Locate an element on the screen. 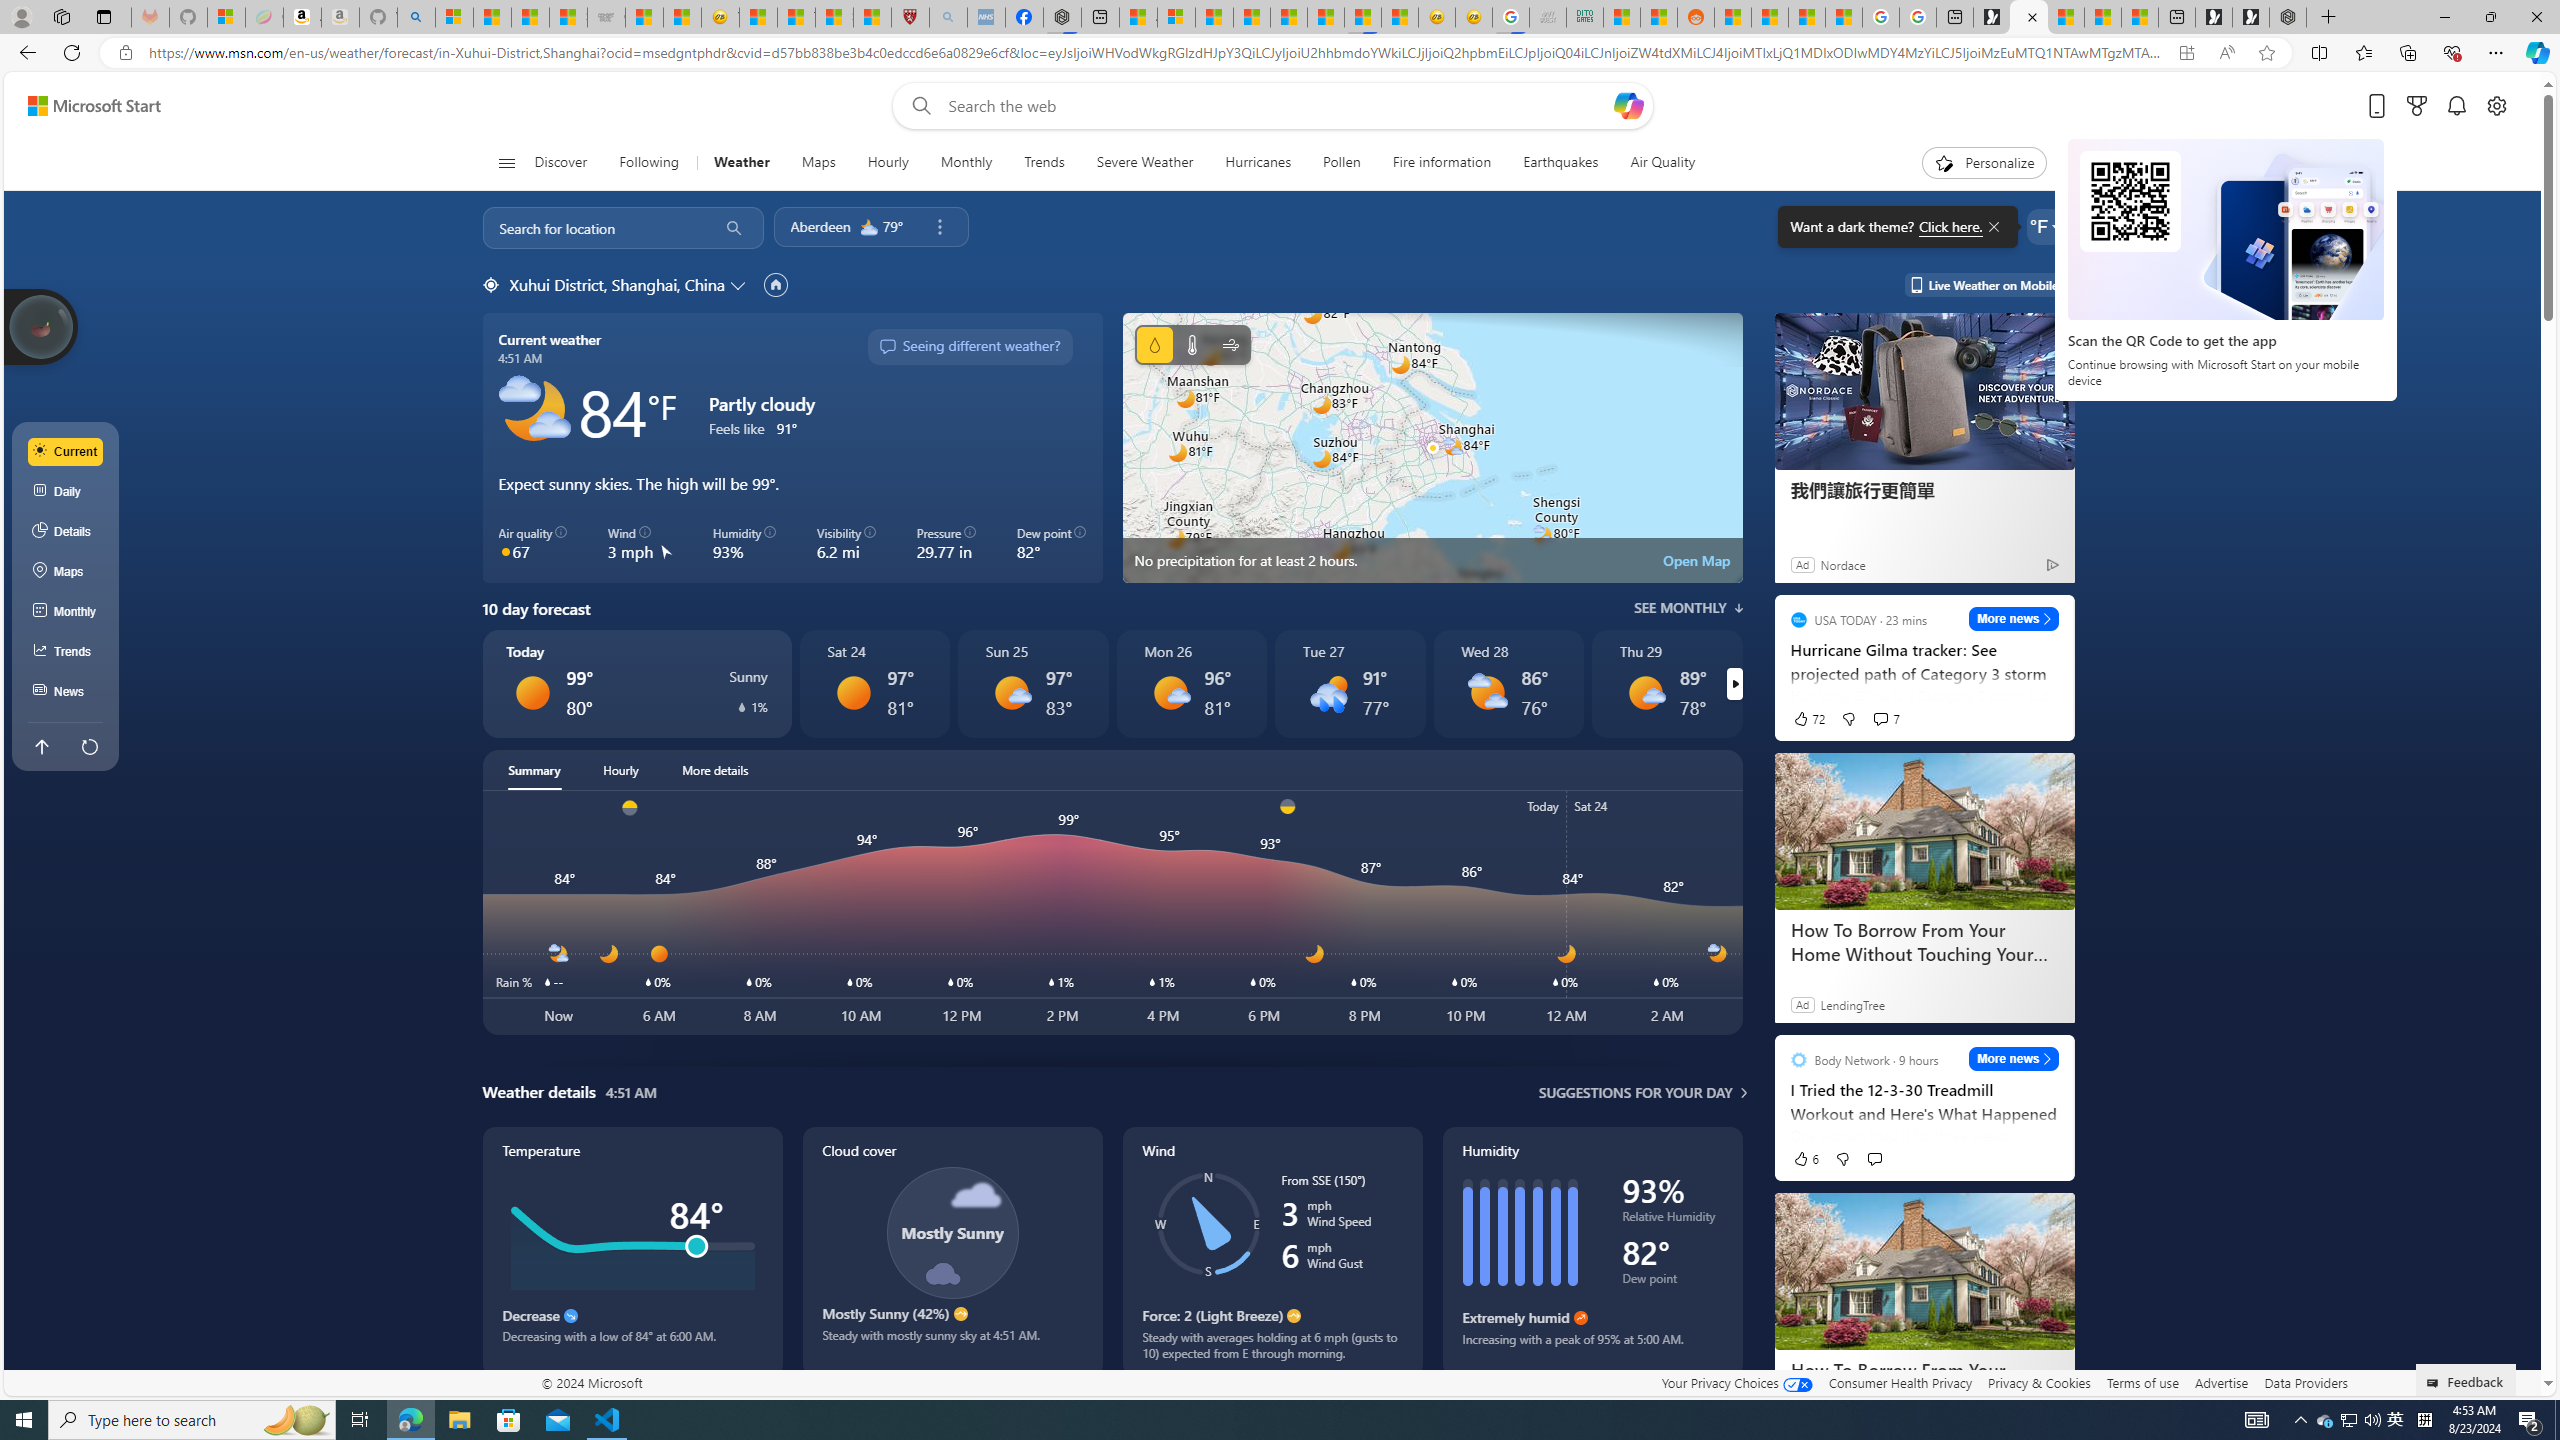  'See Monthly' is located at coordinates (1687, 608).